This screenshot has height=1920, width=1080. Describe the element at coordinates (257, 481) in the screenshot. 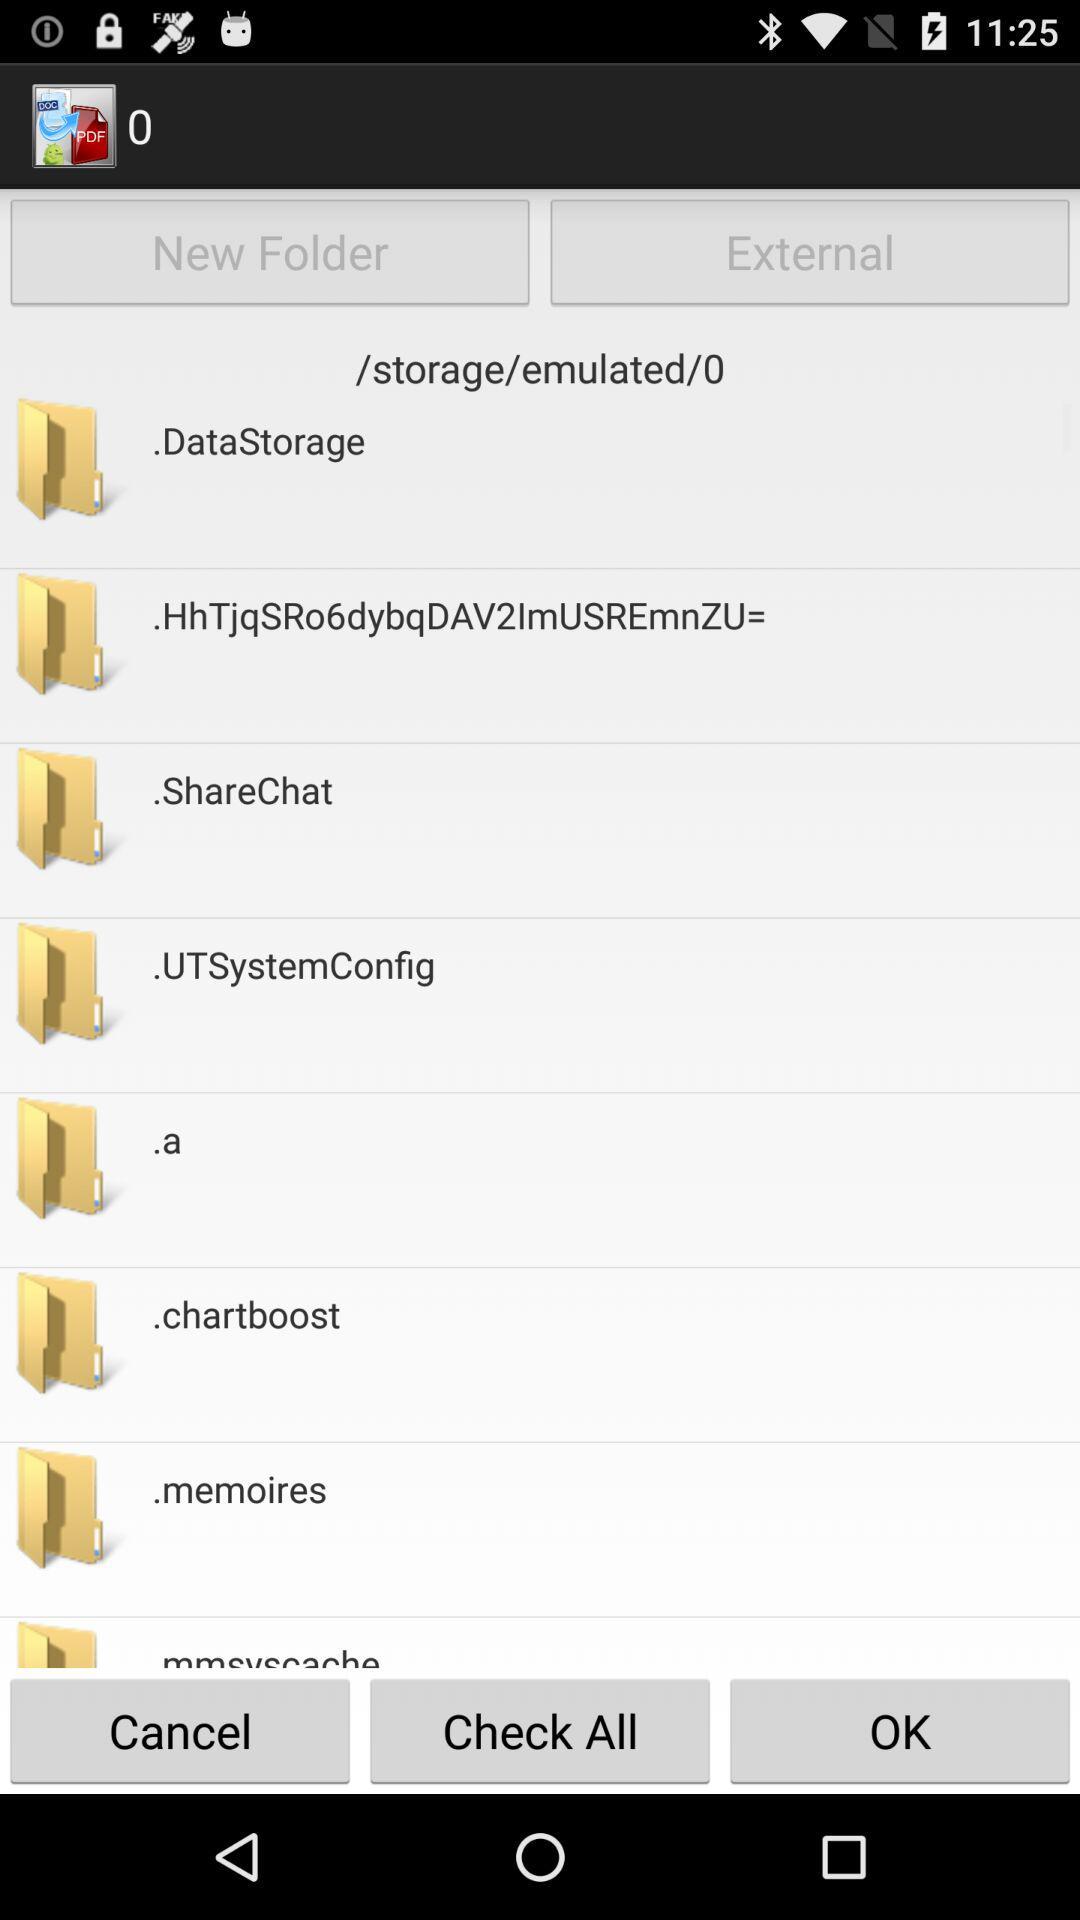

I see `the .datastorage app` at that location.